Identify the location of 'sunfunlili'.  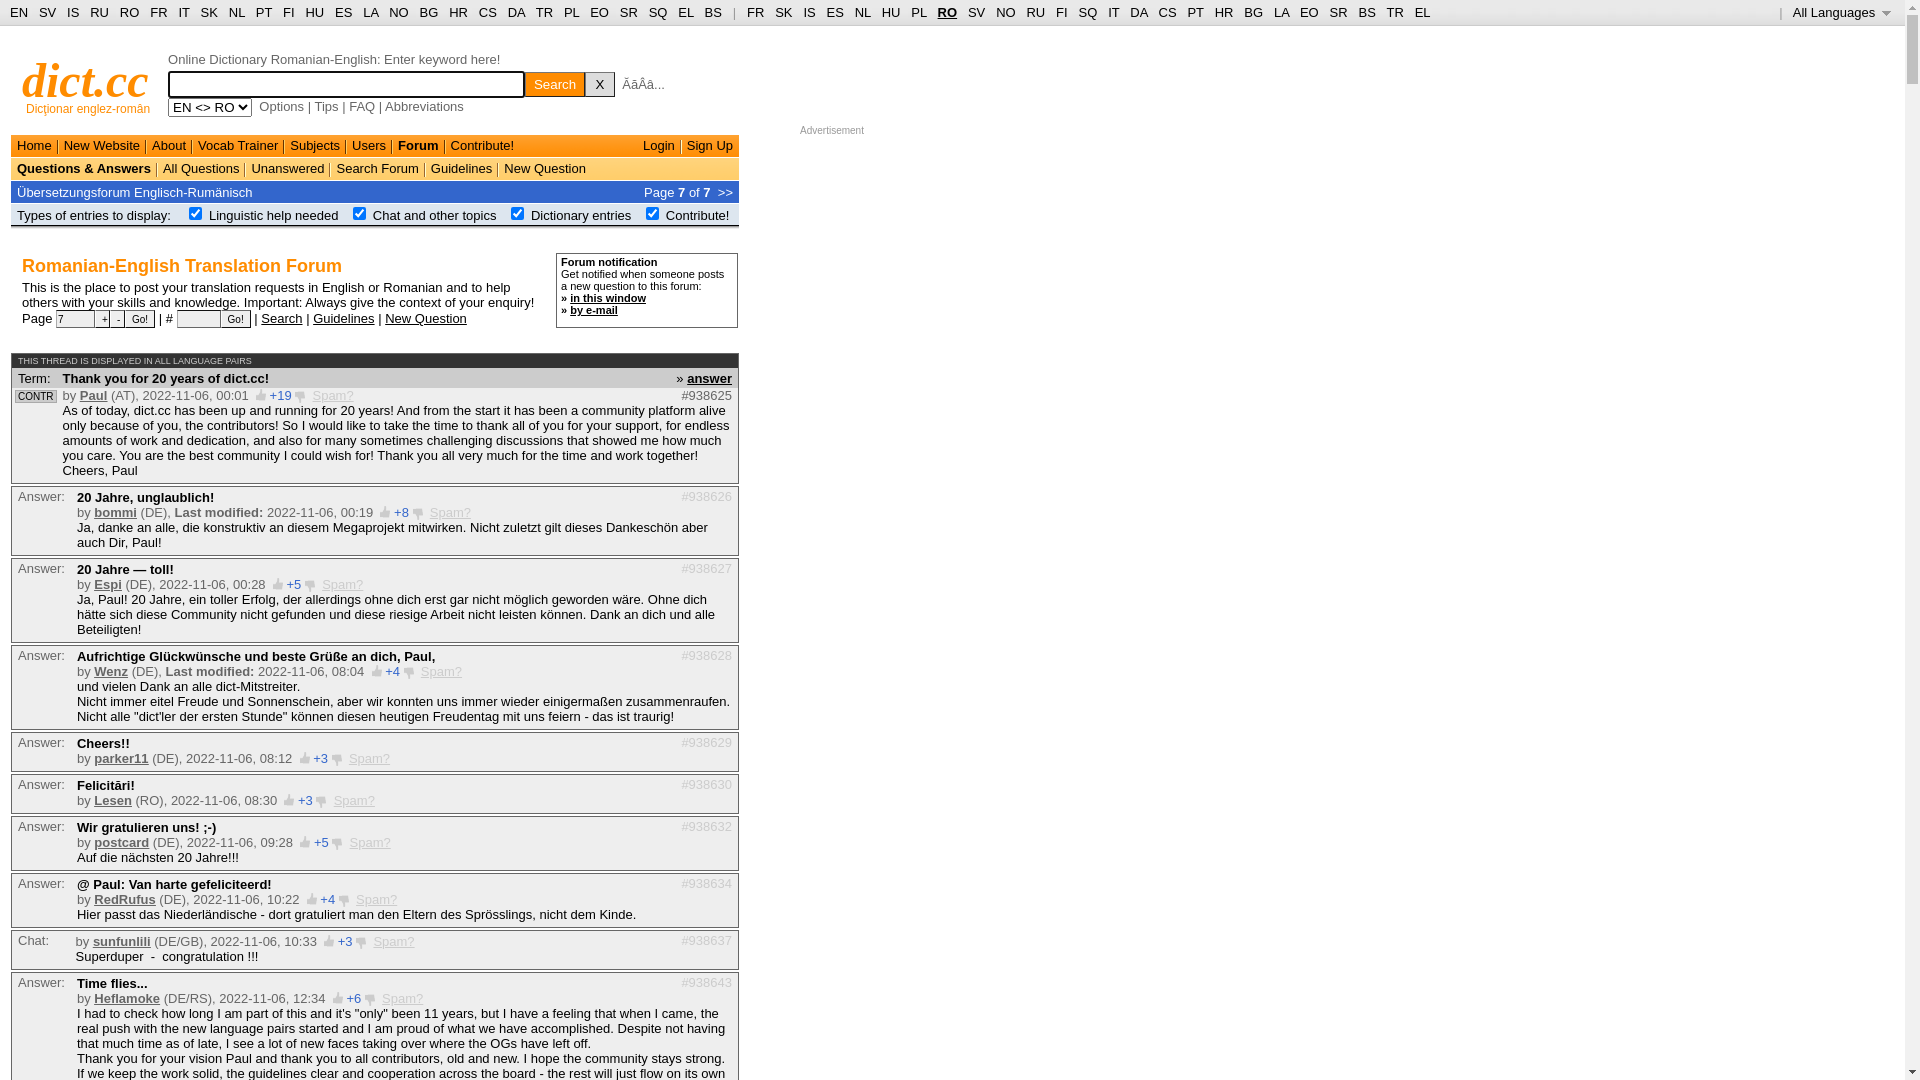
(120, 941).